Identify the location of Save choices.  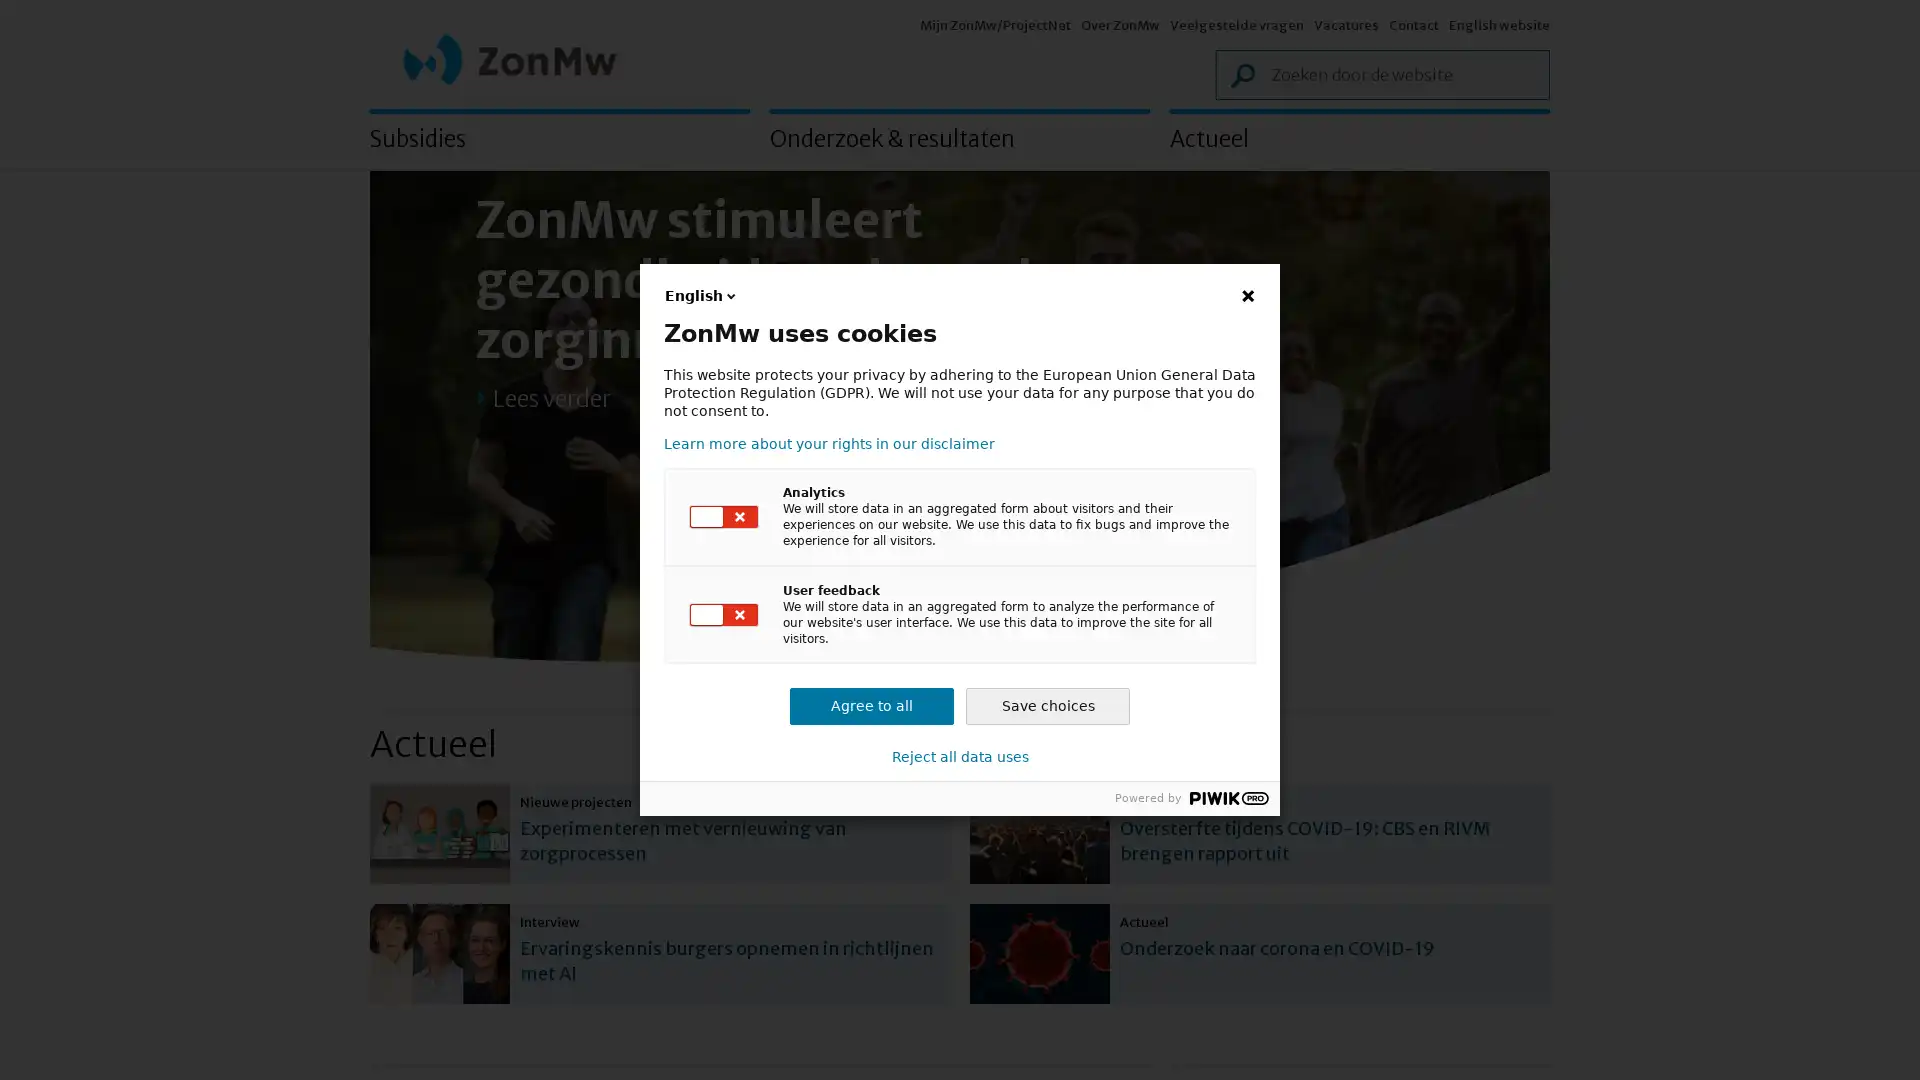
(1046, 705).